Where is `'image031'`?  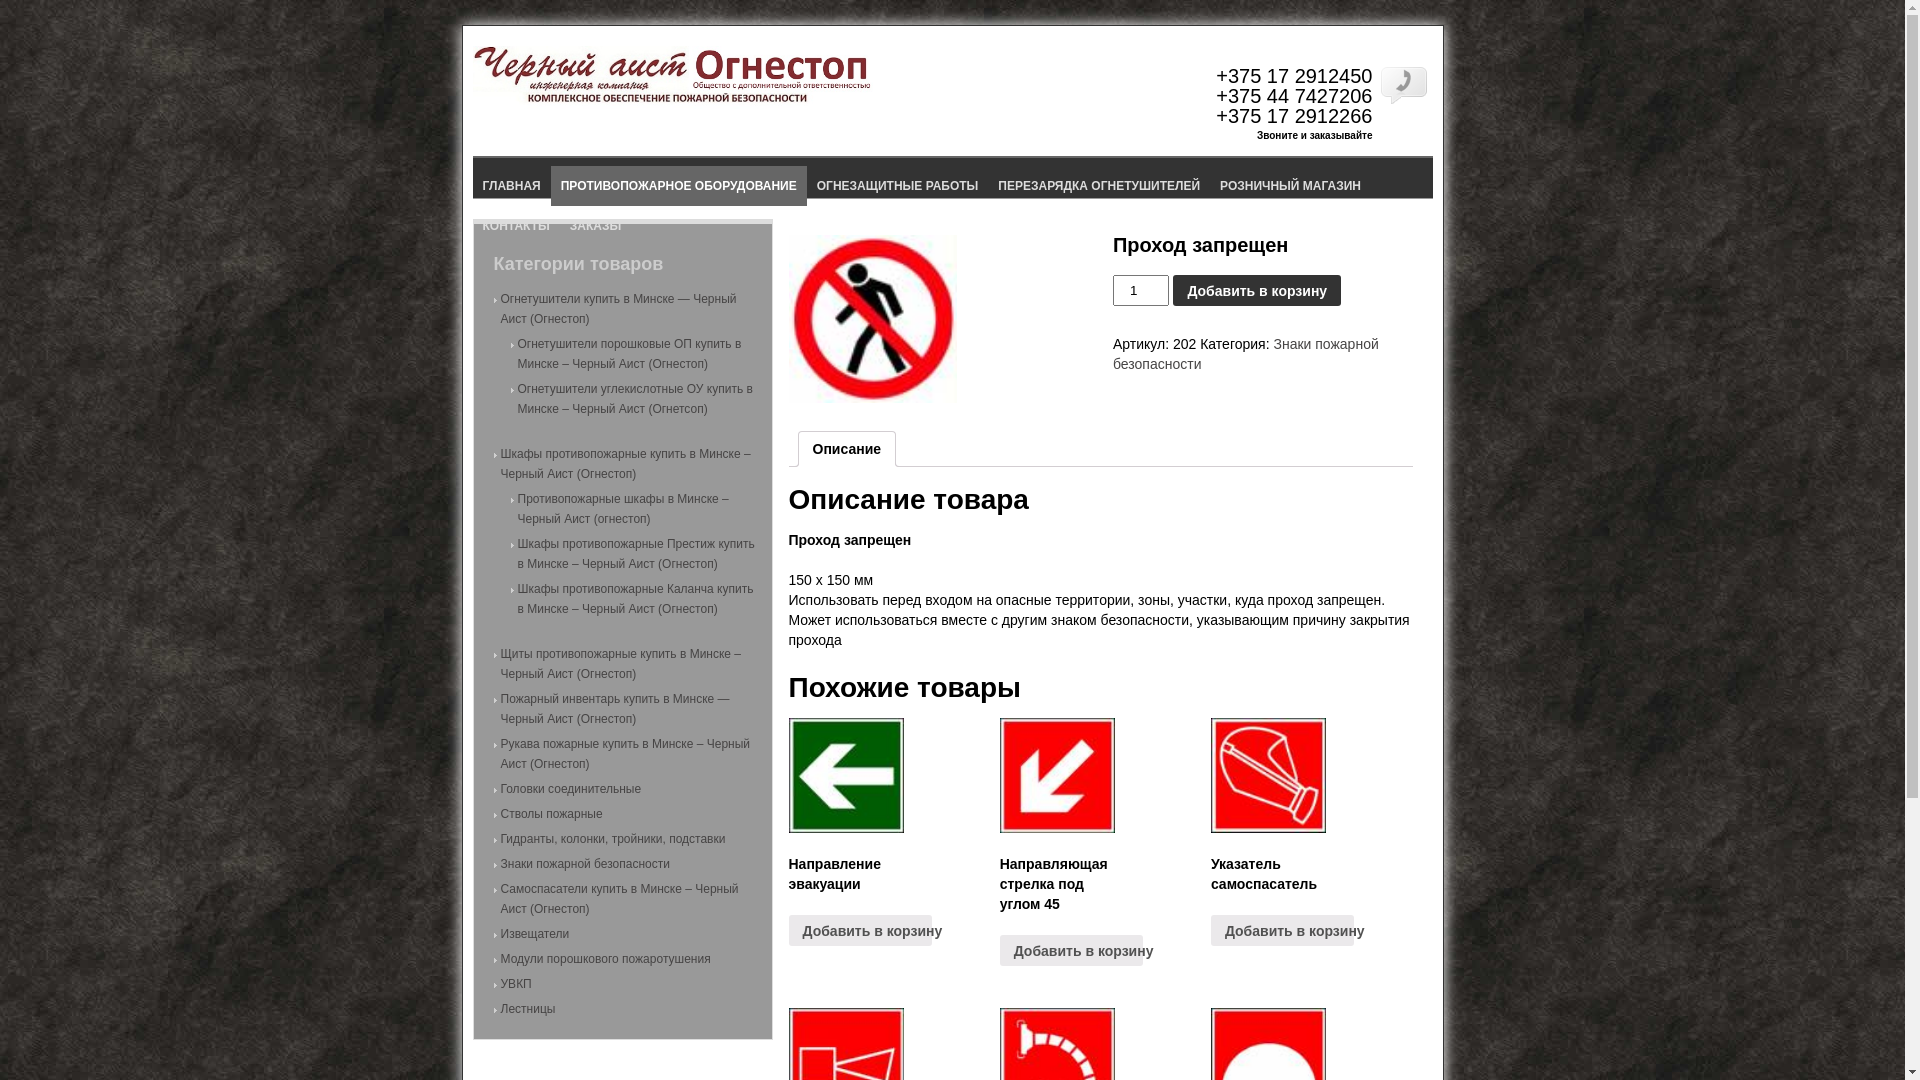 'image031' is located at coordinates (872, 318).